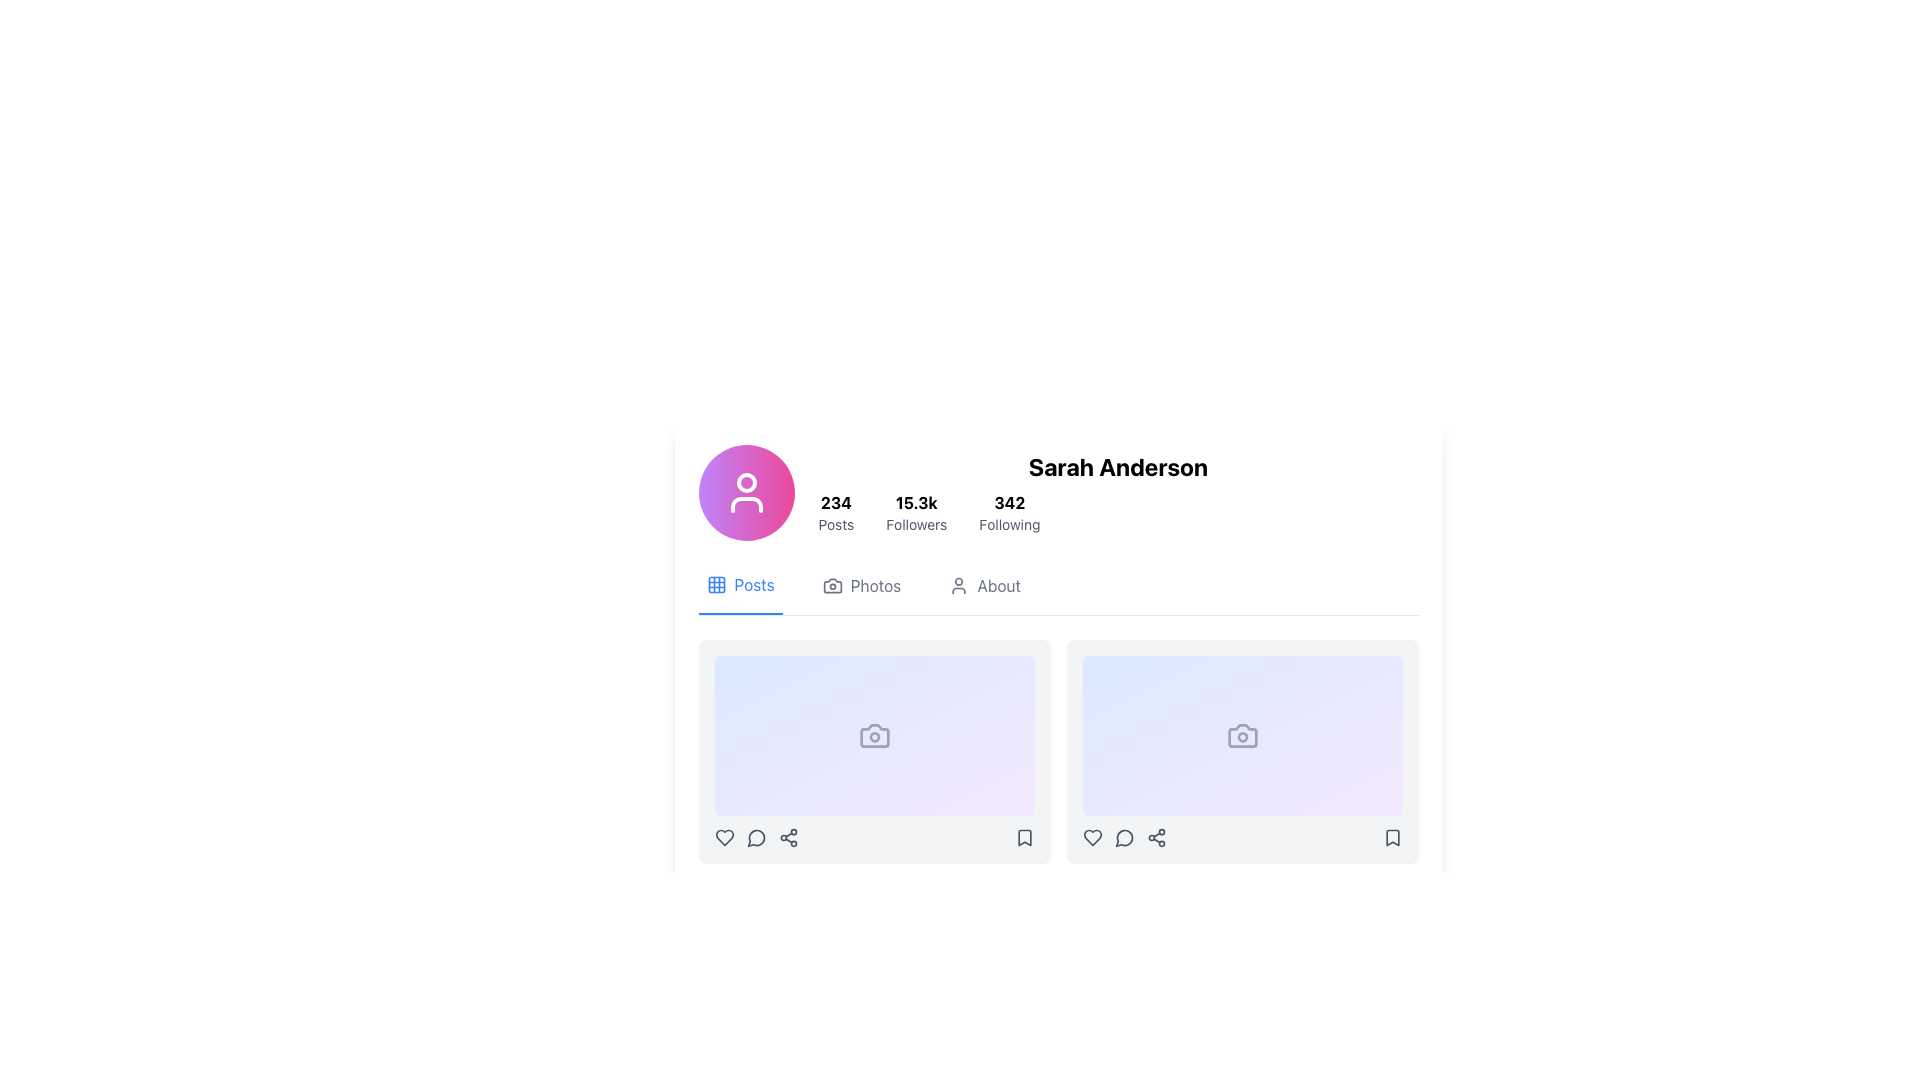 This screenshot has height=1080, width=1920. What do you see at coordinates (836, 501) in the screenshot?
I see `count displayed in the bold, black text label showing the number '234', which is centrally aligned above the 'Posts' label` at bounding box center [836, 501].